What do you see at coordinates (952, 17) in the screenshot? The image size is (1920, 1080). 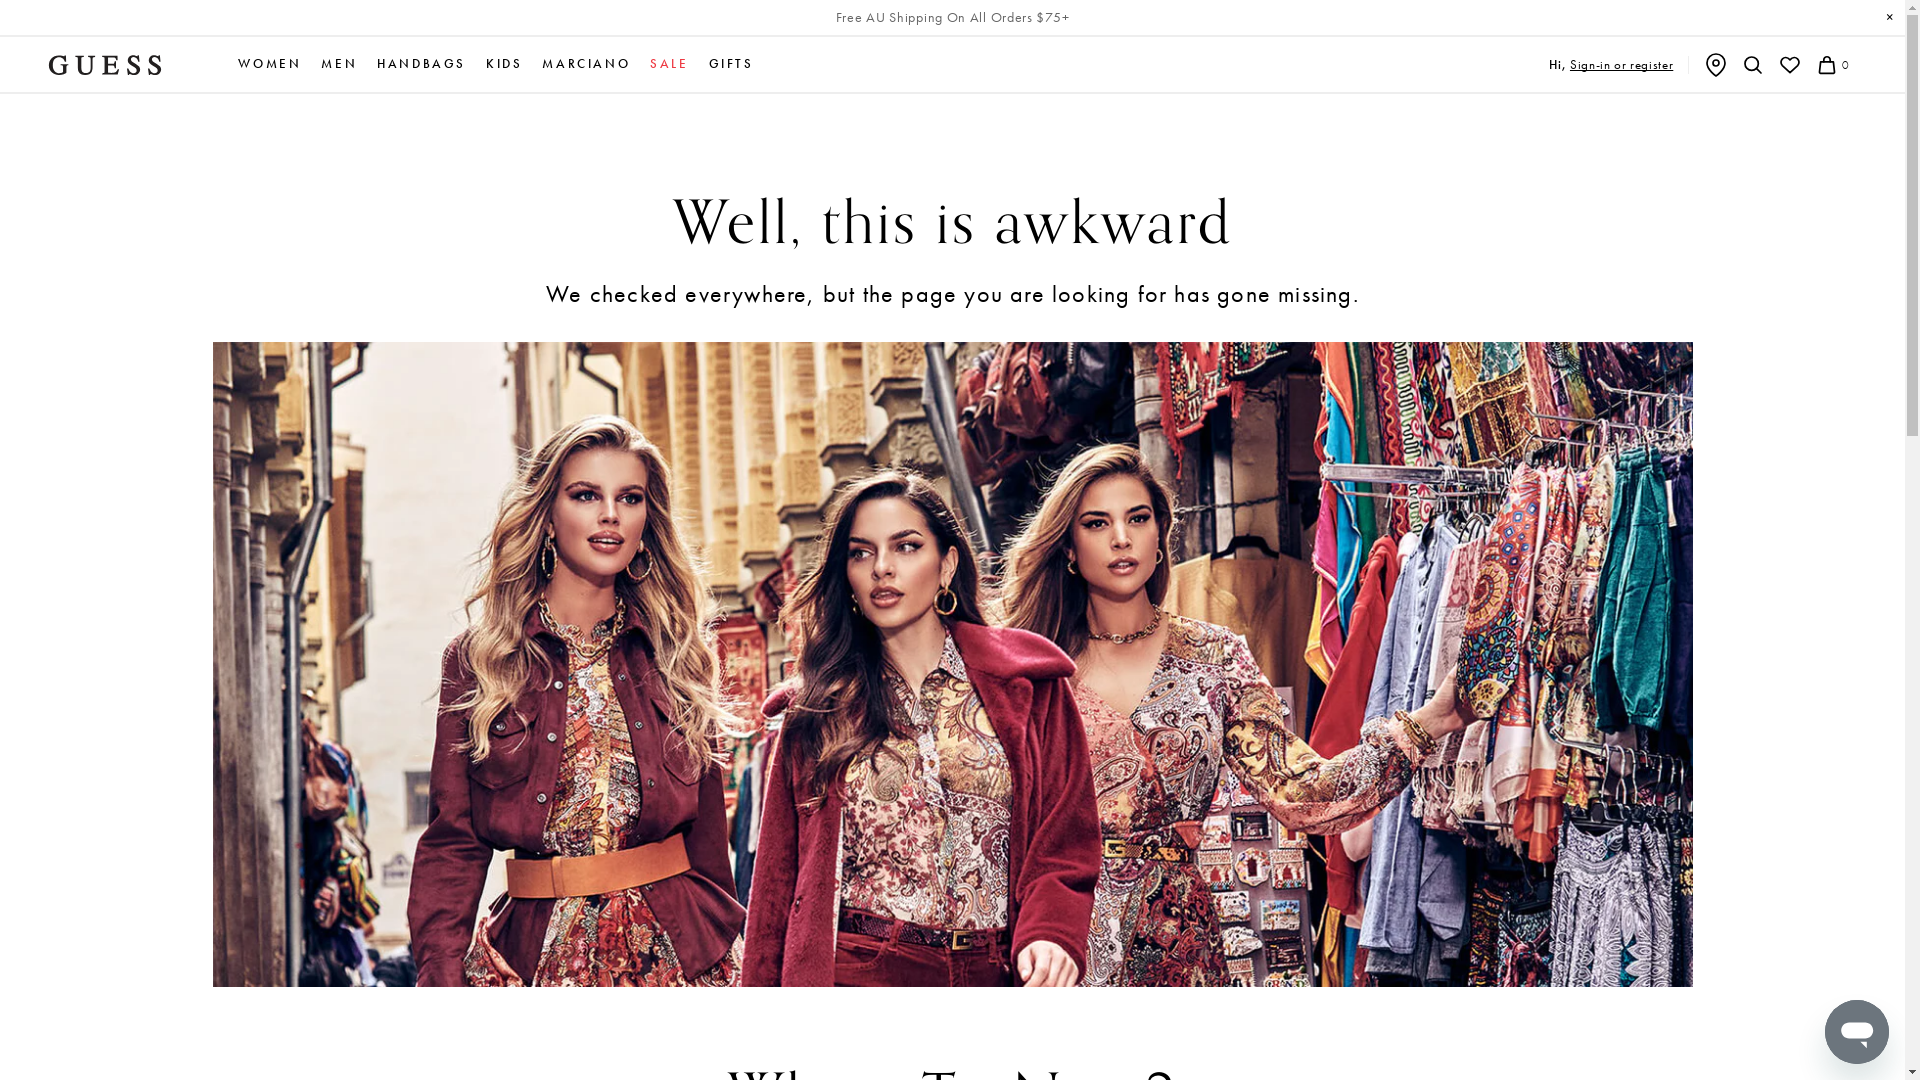 I see `'Free AU Shipping On All Orders $75+'` at bounding box center [952, 17].